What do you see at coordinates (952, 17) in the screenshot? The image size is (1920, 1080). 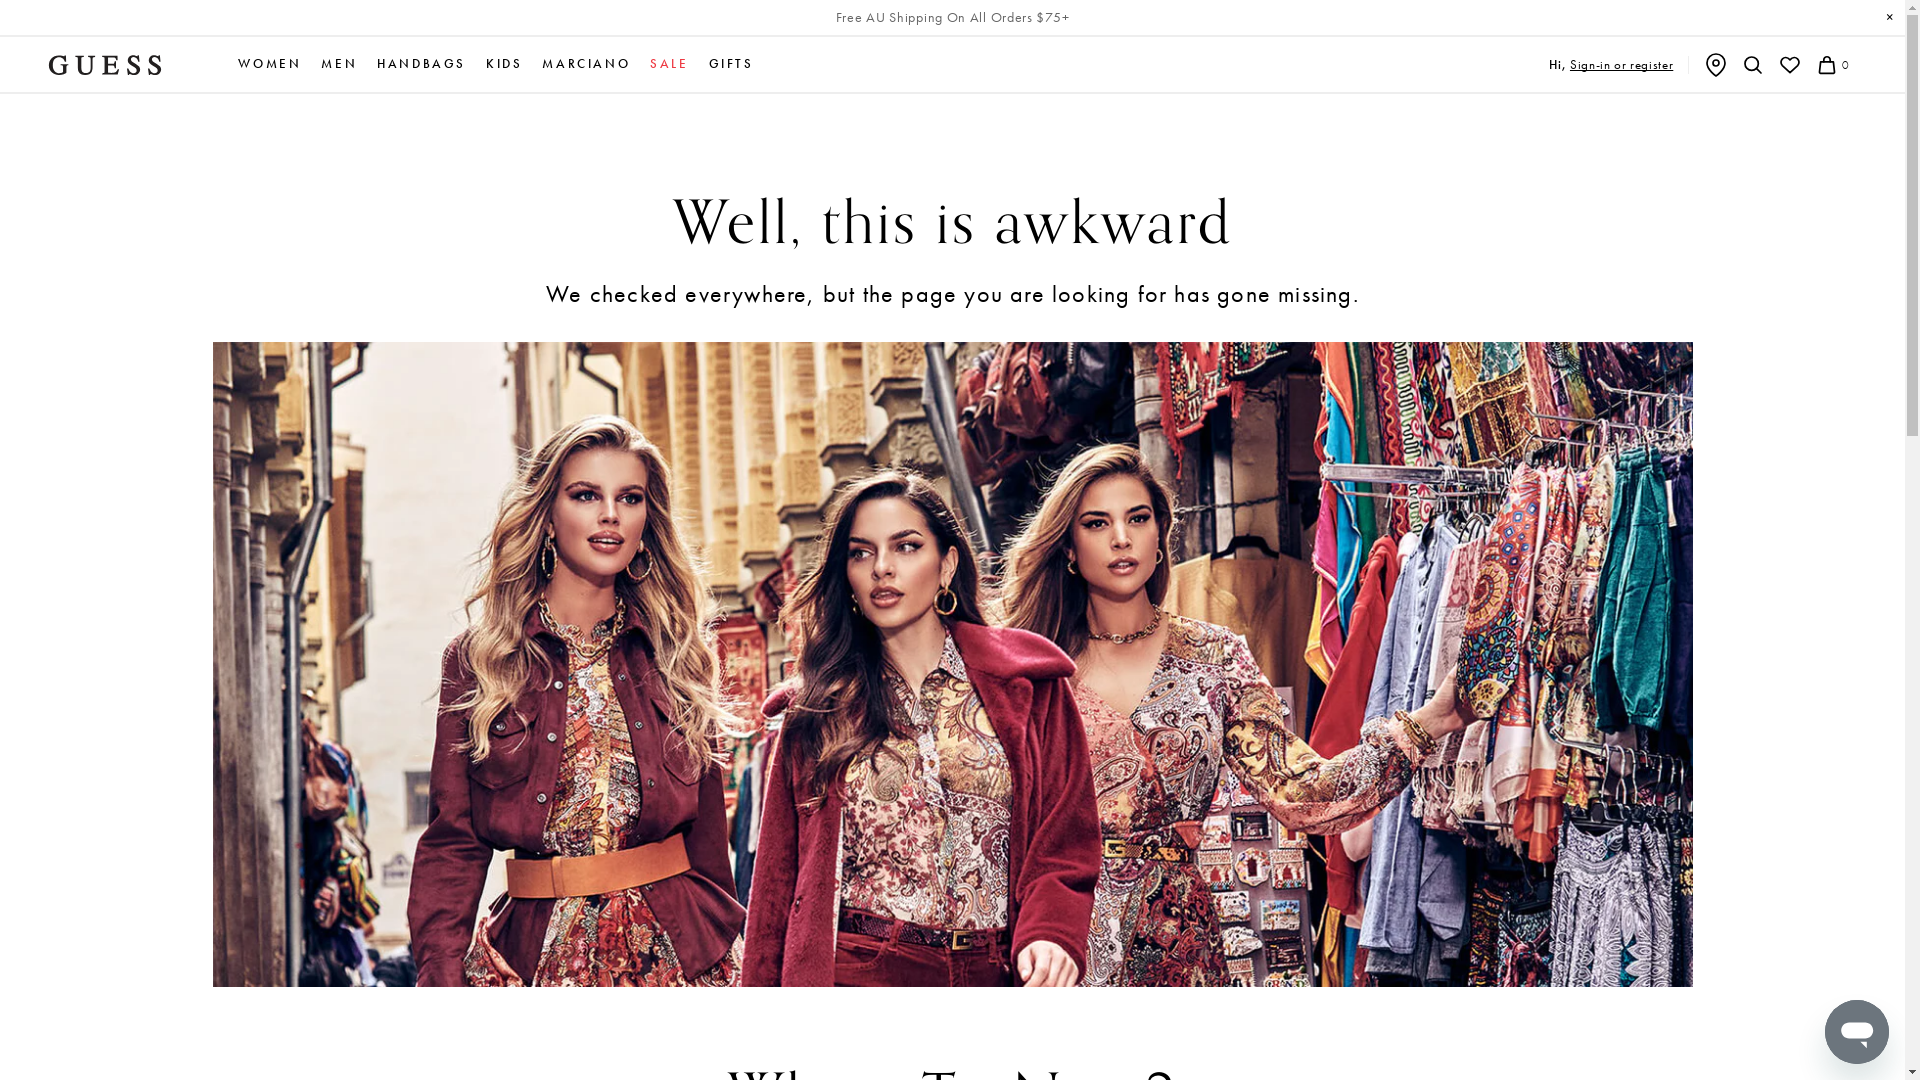 I see `'Free AU Shipping On All Orders $75+'` at bounding box center [952, 17].